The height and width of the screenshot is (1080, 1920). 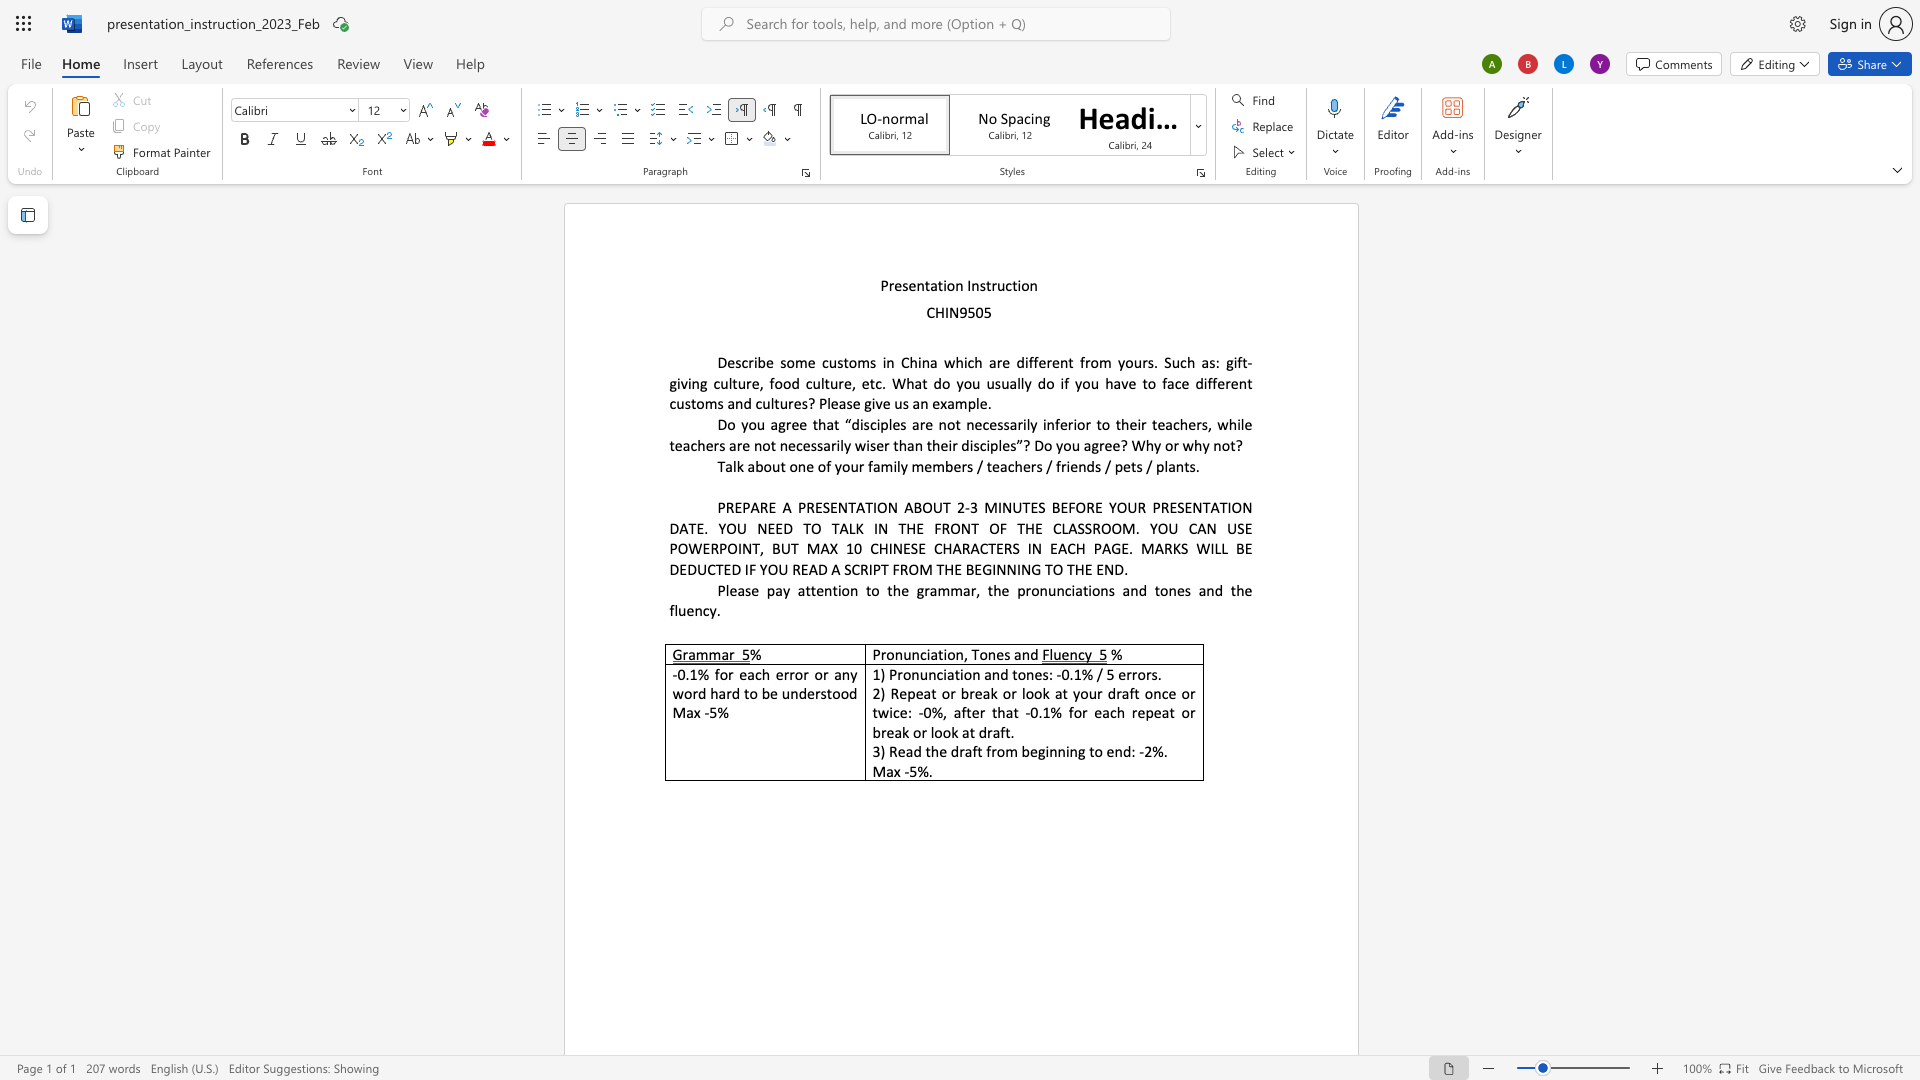 I want to click on the 2th character "l" in the text, so click(x=1028, y=423).